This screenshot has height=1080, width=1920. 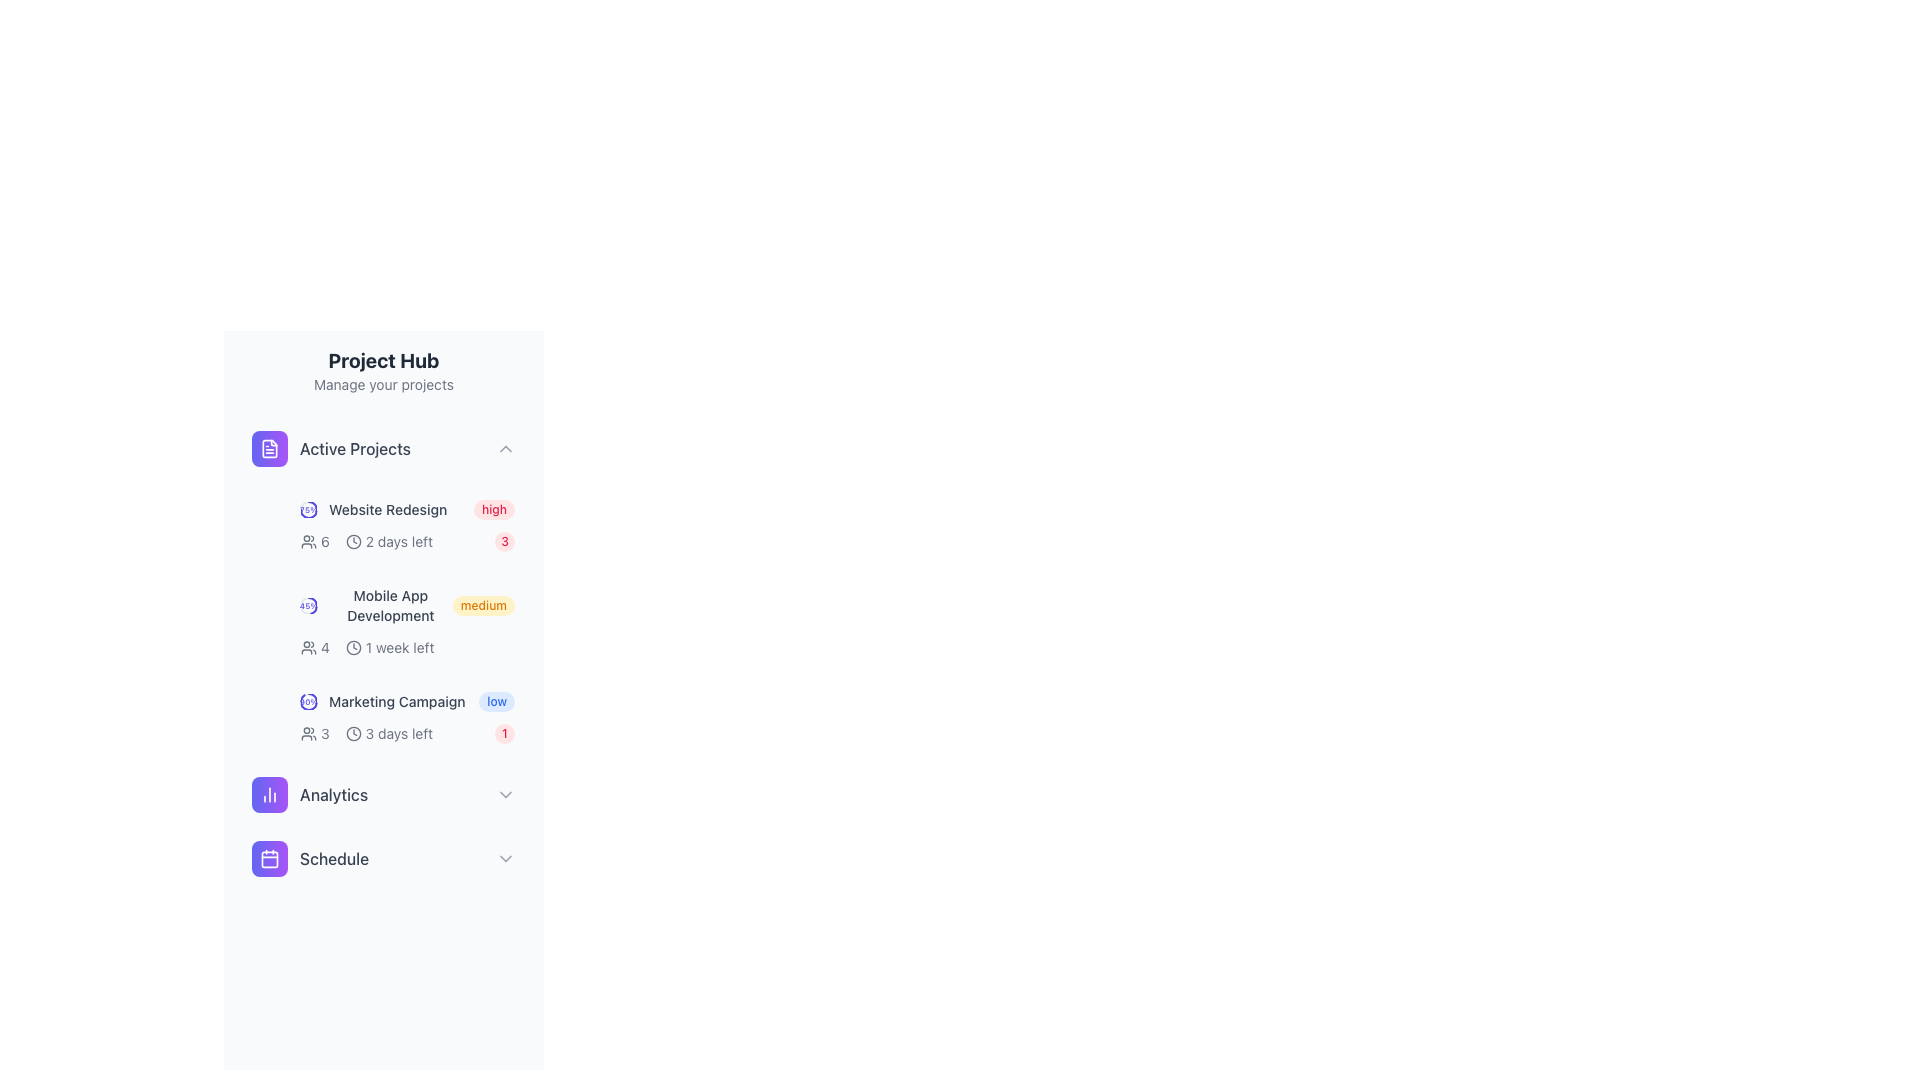 What do you see at coordinates (483, 604) in the screenshot?
I see `the 'medium' priority label in the 'Active Projects' section next to the project title 'Mobile App Development'` at bounding box center [483, 604].